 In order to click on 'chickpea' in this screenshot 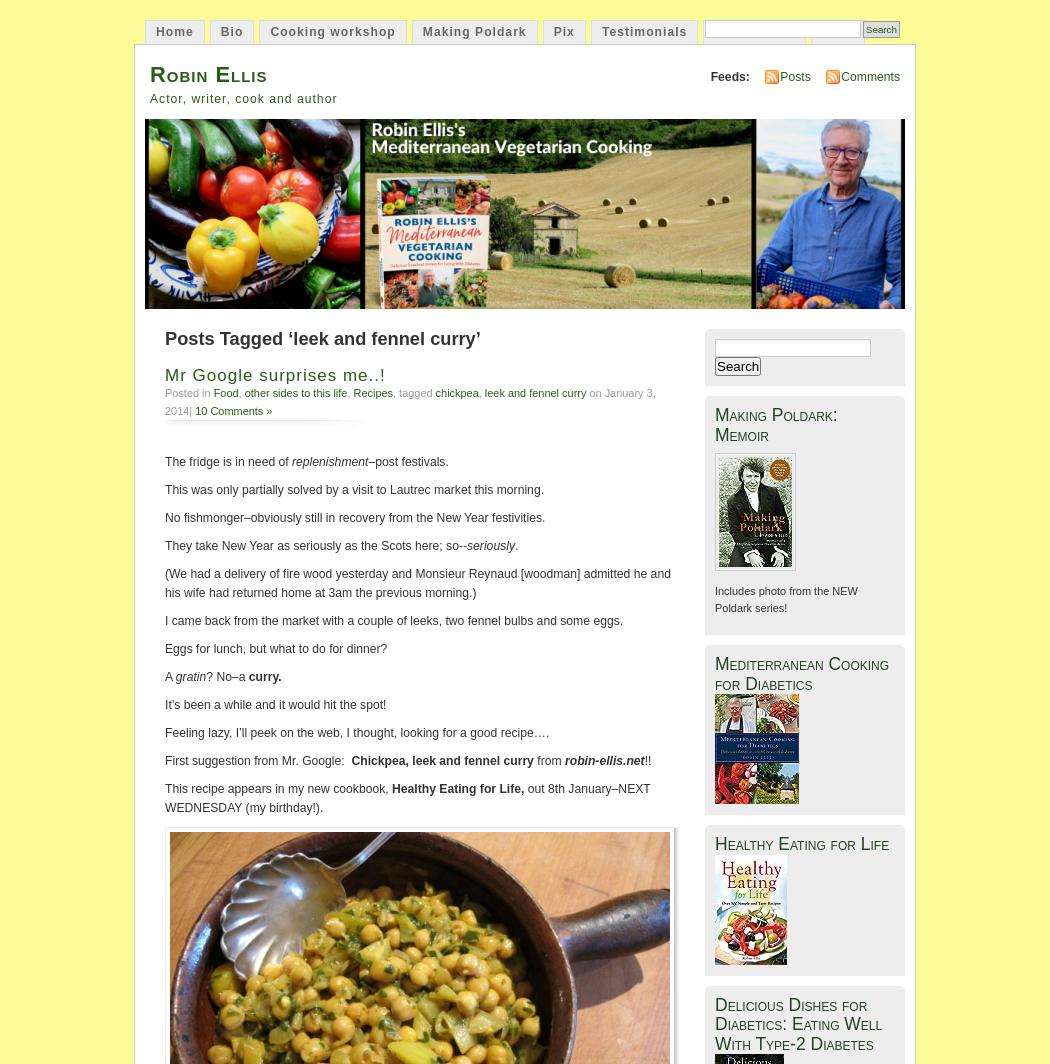, I will do `click(456, 393)`.